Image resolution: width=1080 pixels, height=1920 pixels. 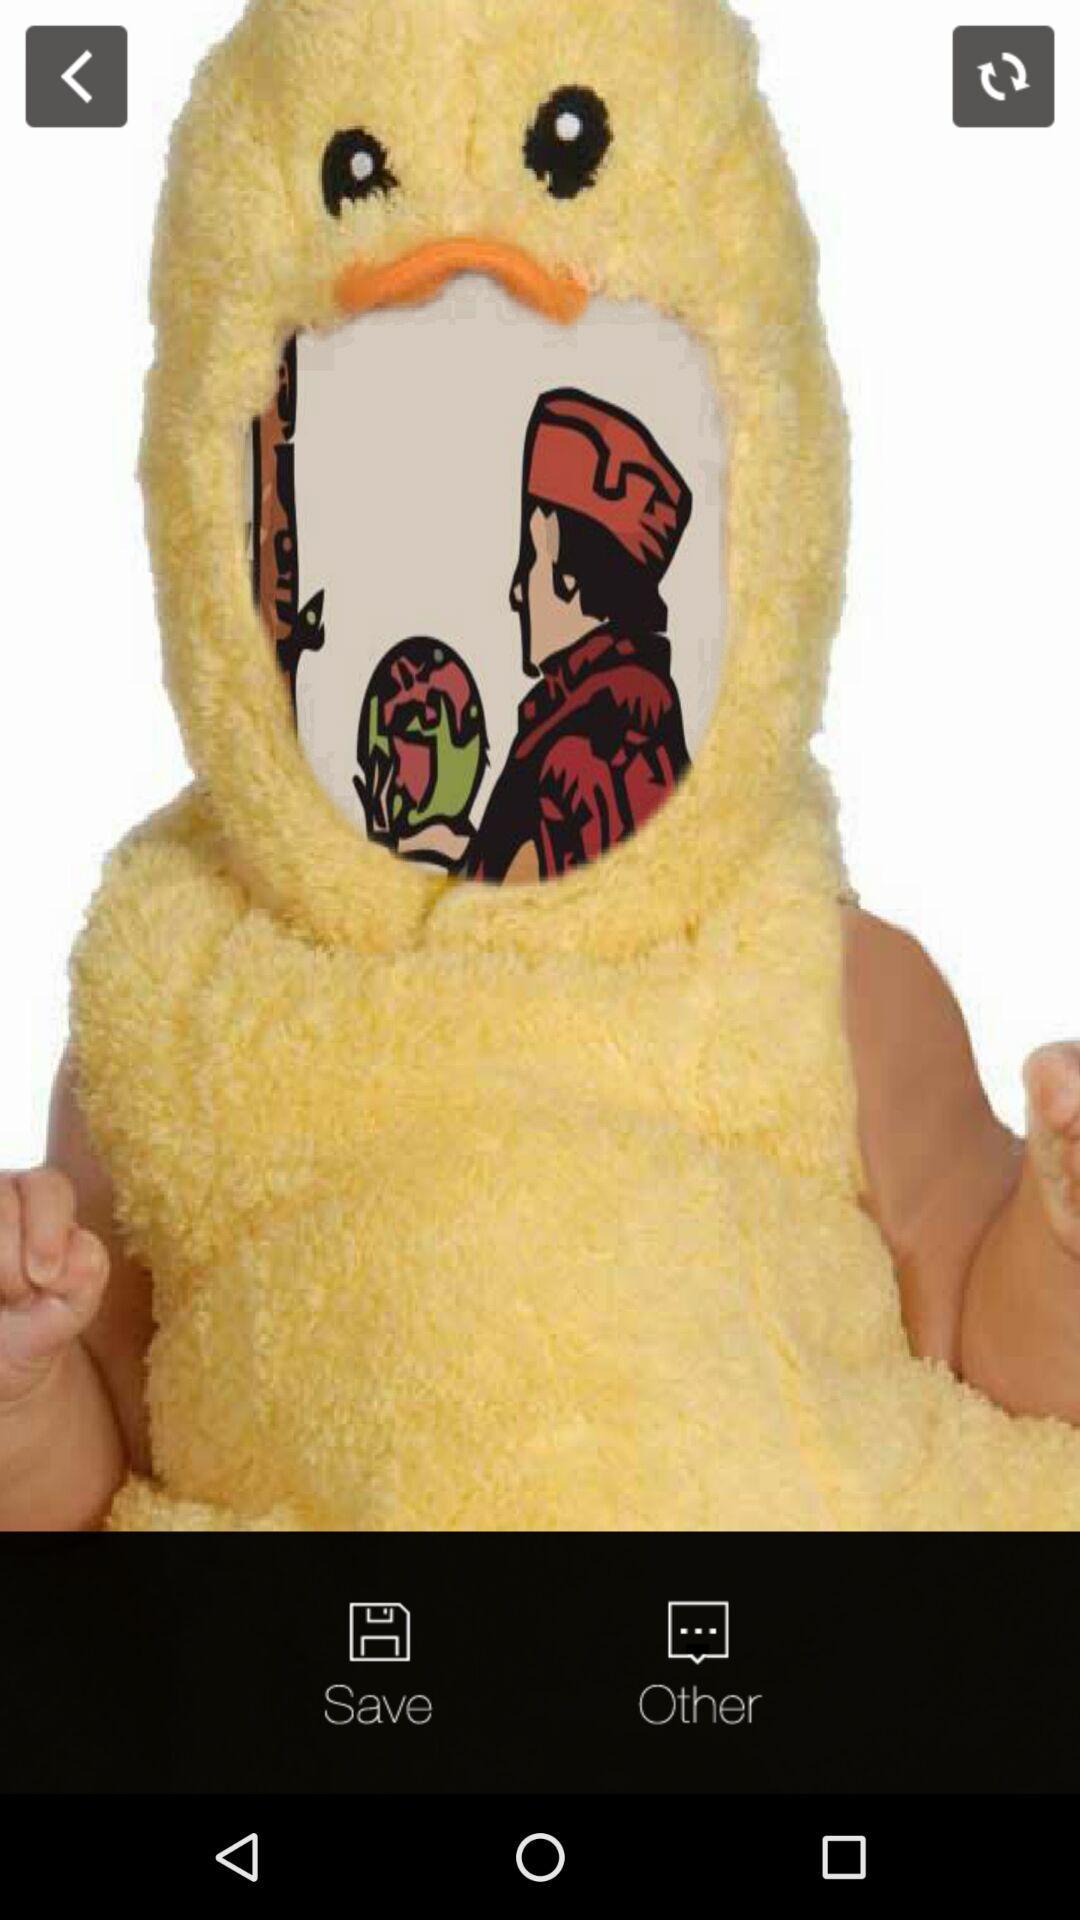 I want to click on the item at the top left corner, so click(x=75, y=76).